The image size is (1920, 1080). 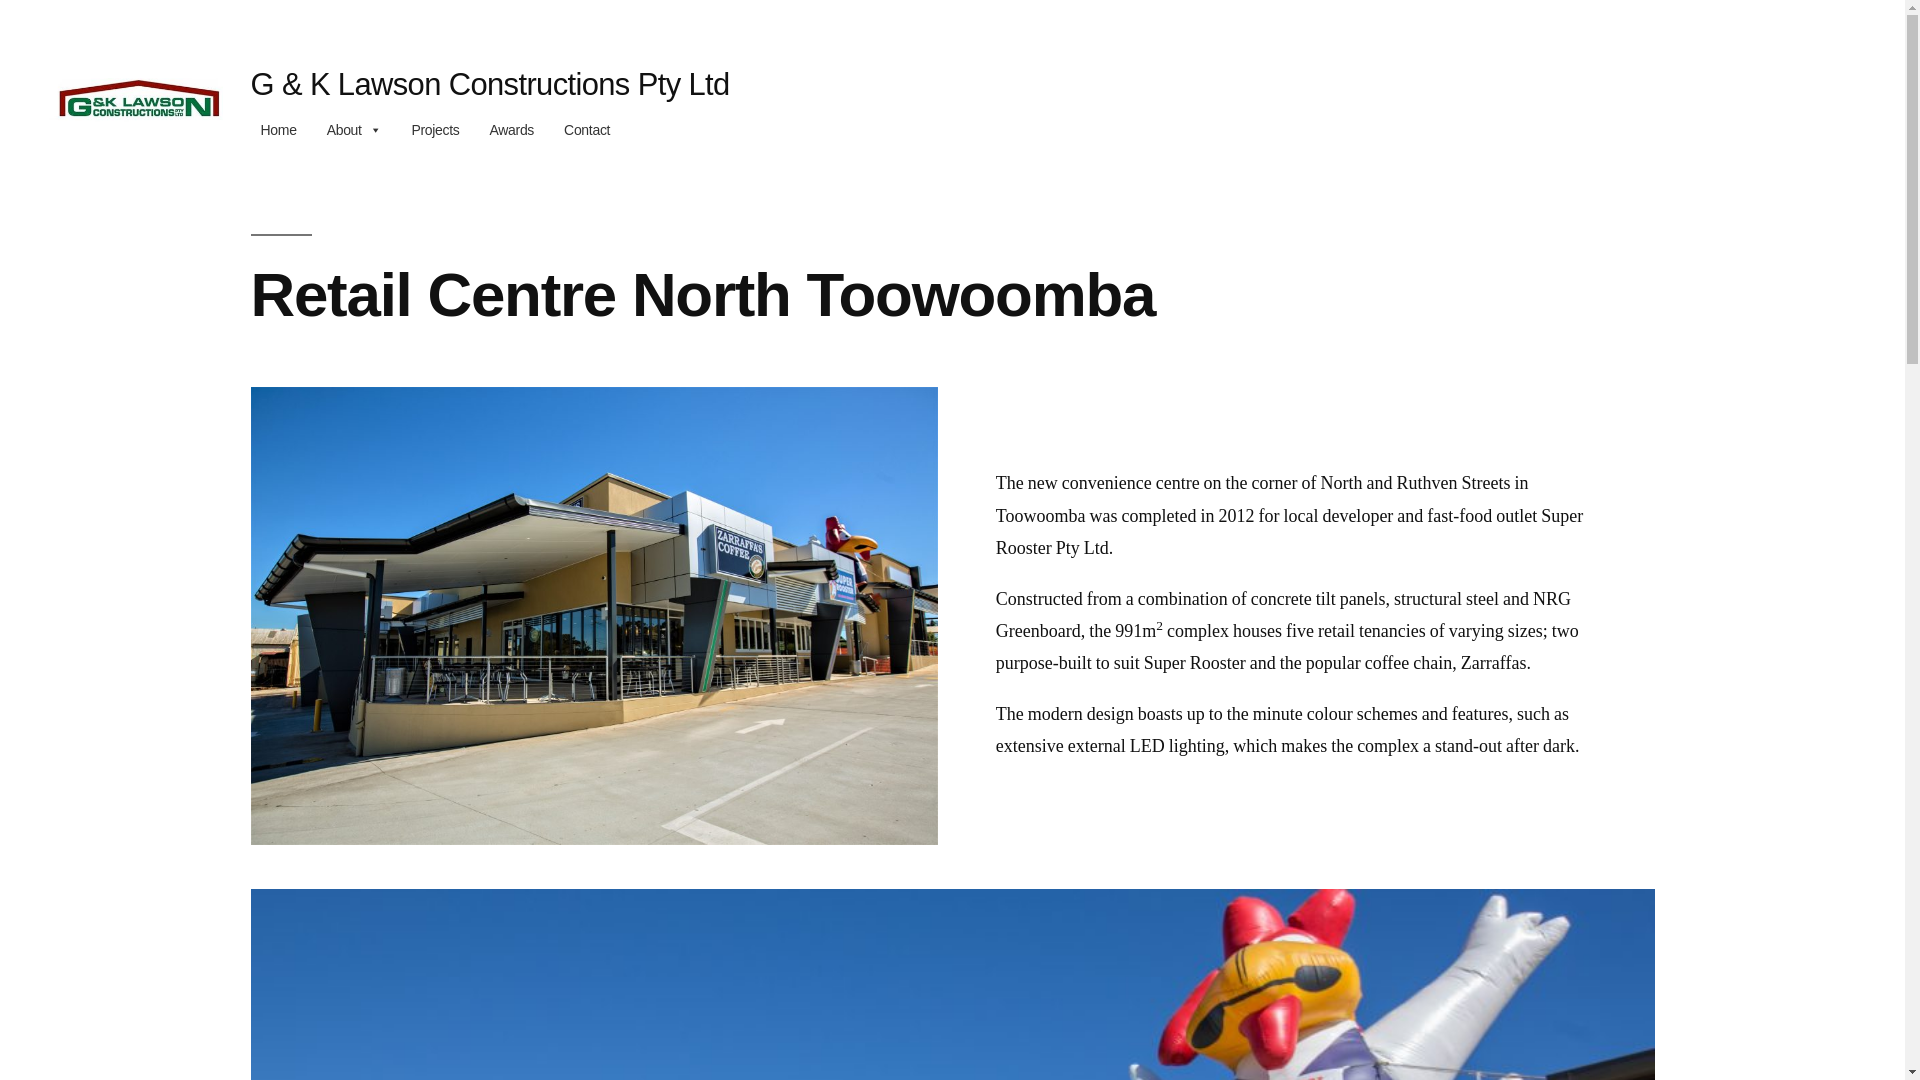 I want to click on 'Contact', so click(x=585, y=130).